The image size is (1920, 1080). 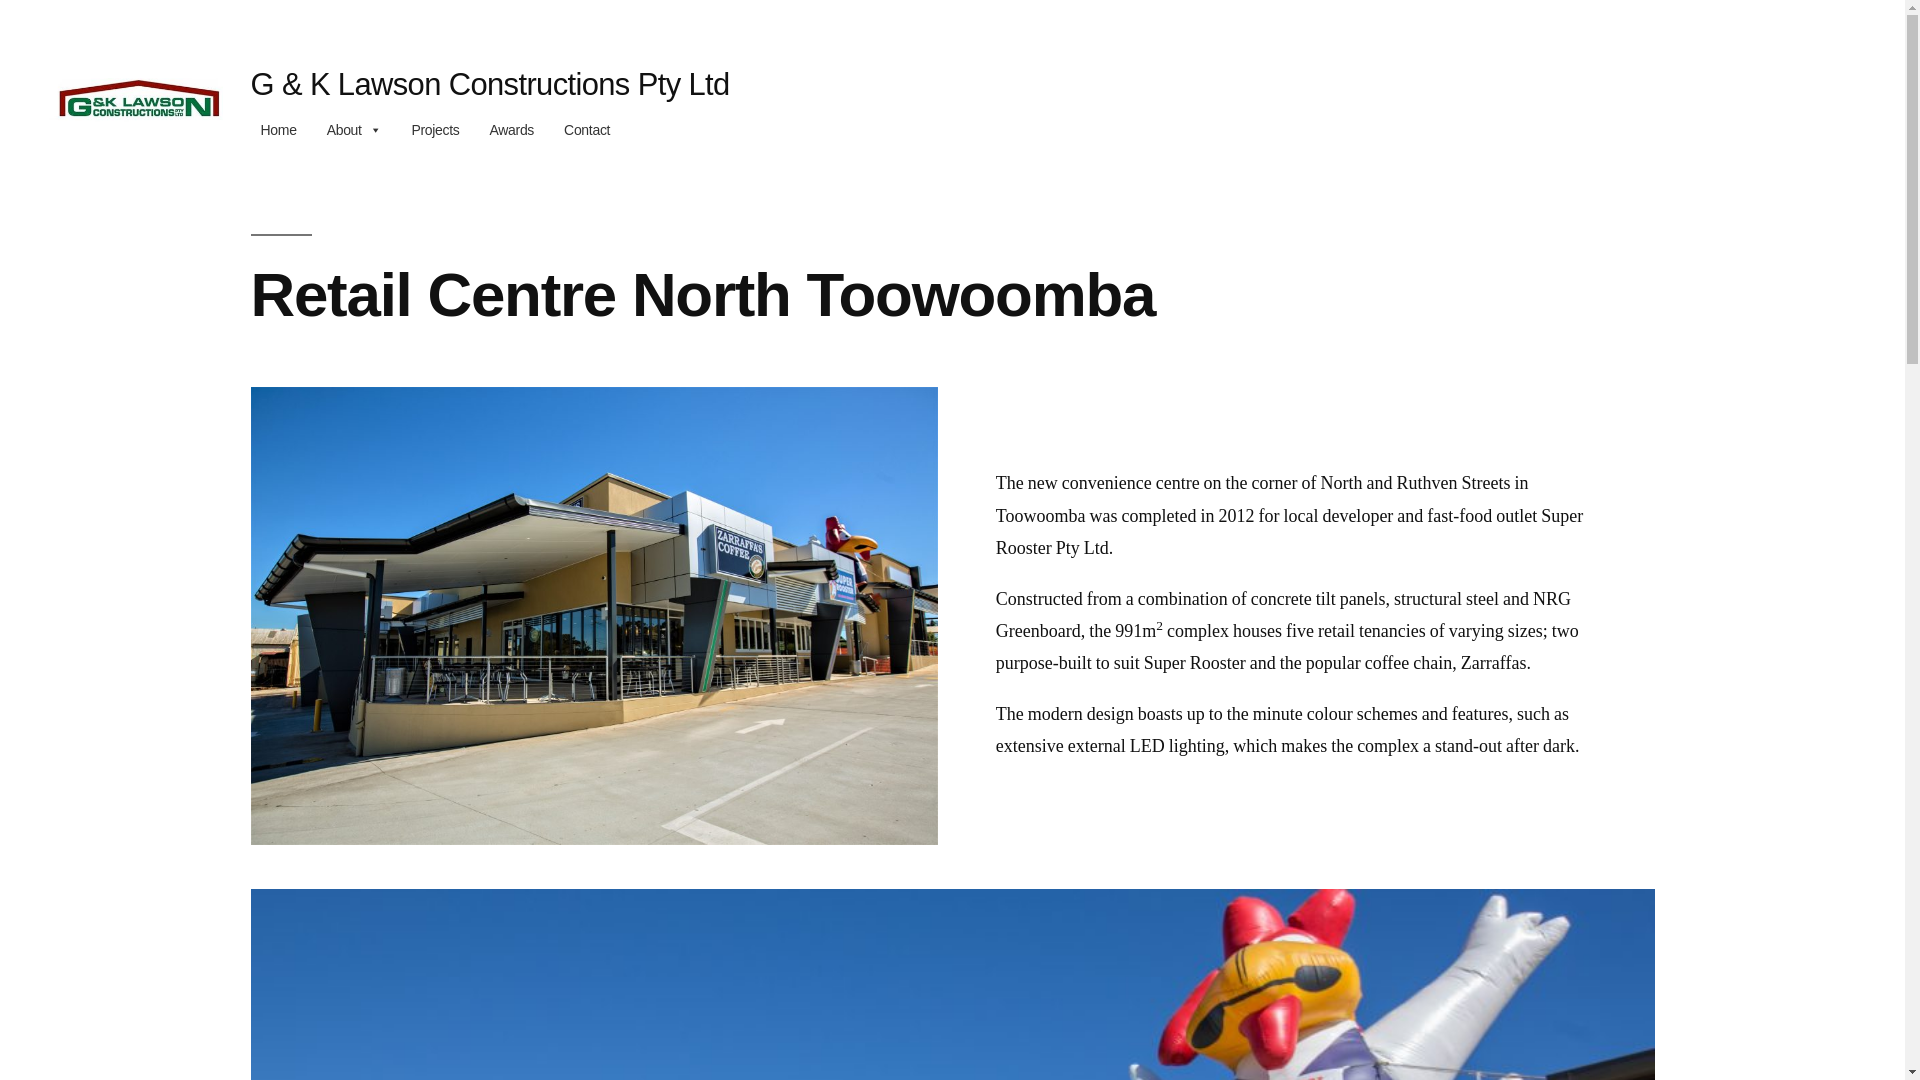 I want to click on 'Contact', so click(x=585, y=130).